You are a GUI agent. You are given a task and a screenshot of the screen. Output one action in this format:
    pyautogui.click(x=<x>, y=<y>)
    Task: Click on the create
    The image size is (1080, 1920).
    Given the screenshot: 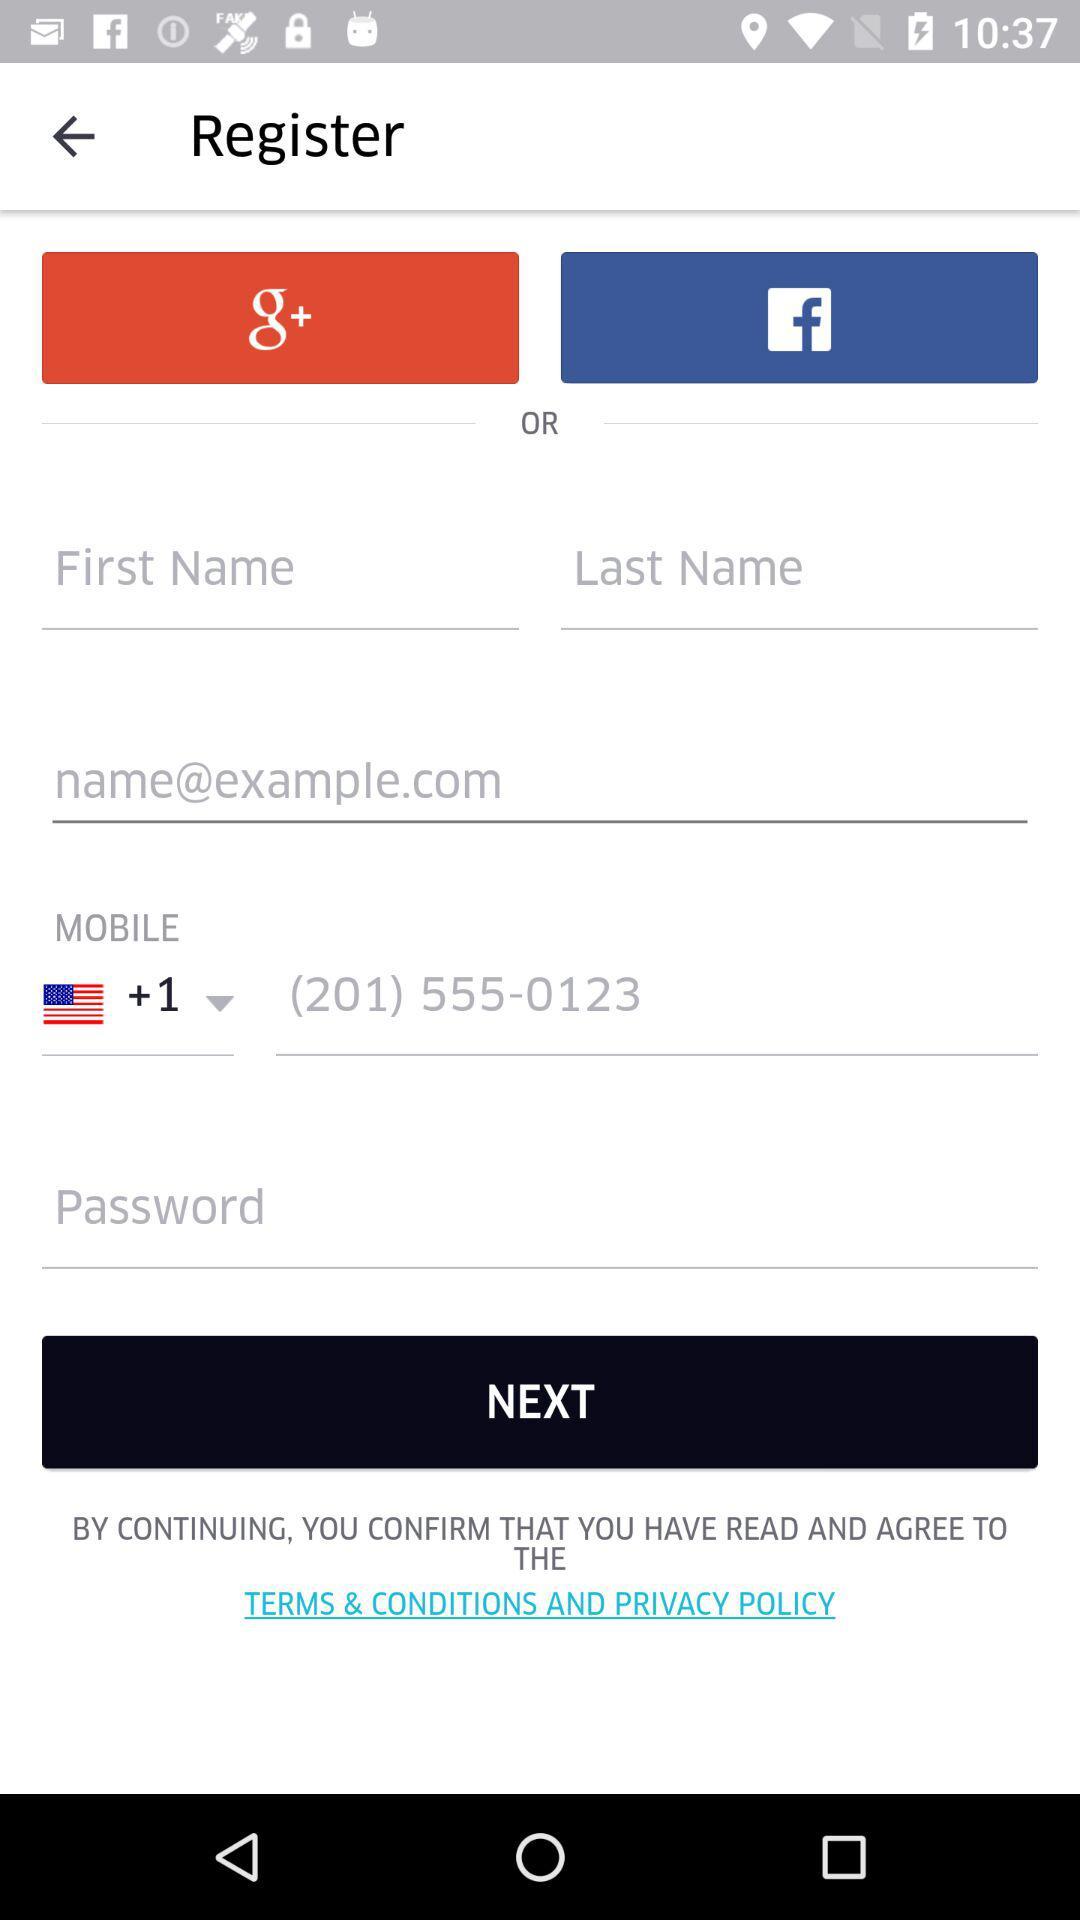 What is the action you would take?
    pyautogui.click(x=656, y=1004)
    